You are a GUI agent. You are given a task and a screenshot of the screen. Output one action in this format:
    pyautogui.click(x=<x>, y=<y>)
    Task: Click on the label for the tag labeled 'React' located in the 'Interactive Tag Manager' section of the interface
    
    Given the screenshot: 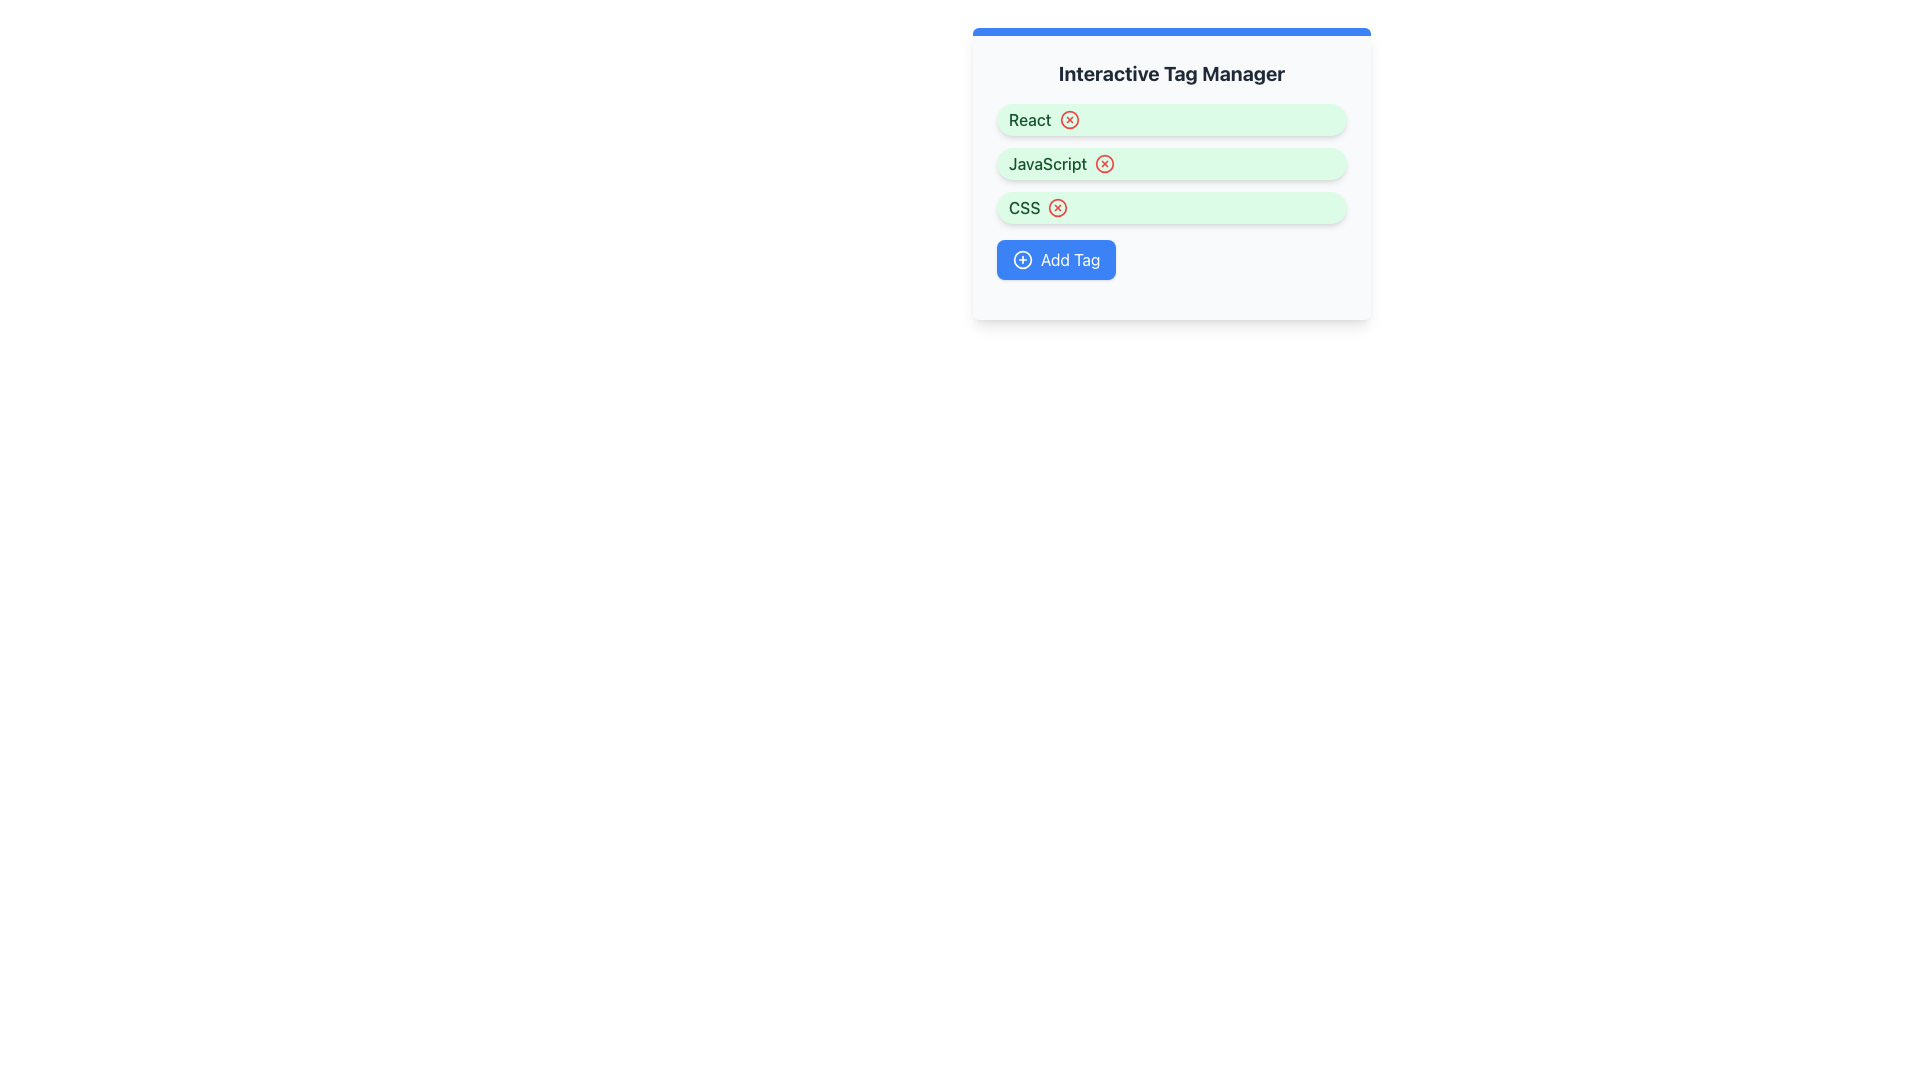 What is the action you would take?
    pyautogui.click(x=1030, y=119)
    